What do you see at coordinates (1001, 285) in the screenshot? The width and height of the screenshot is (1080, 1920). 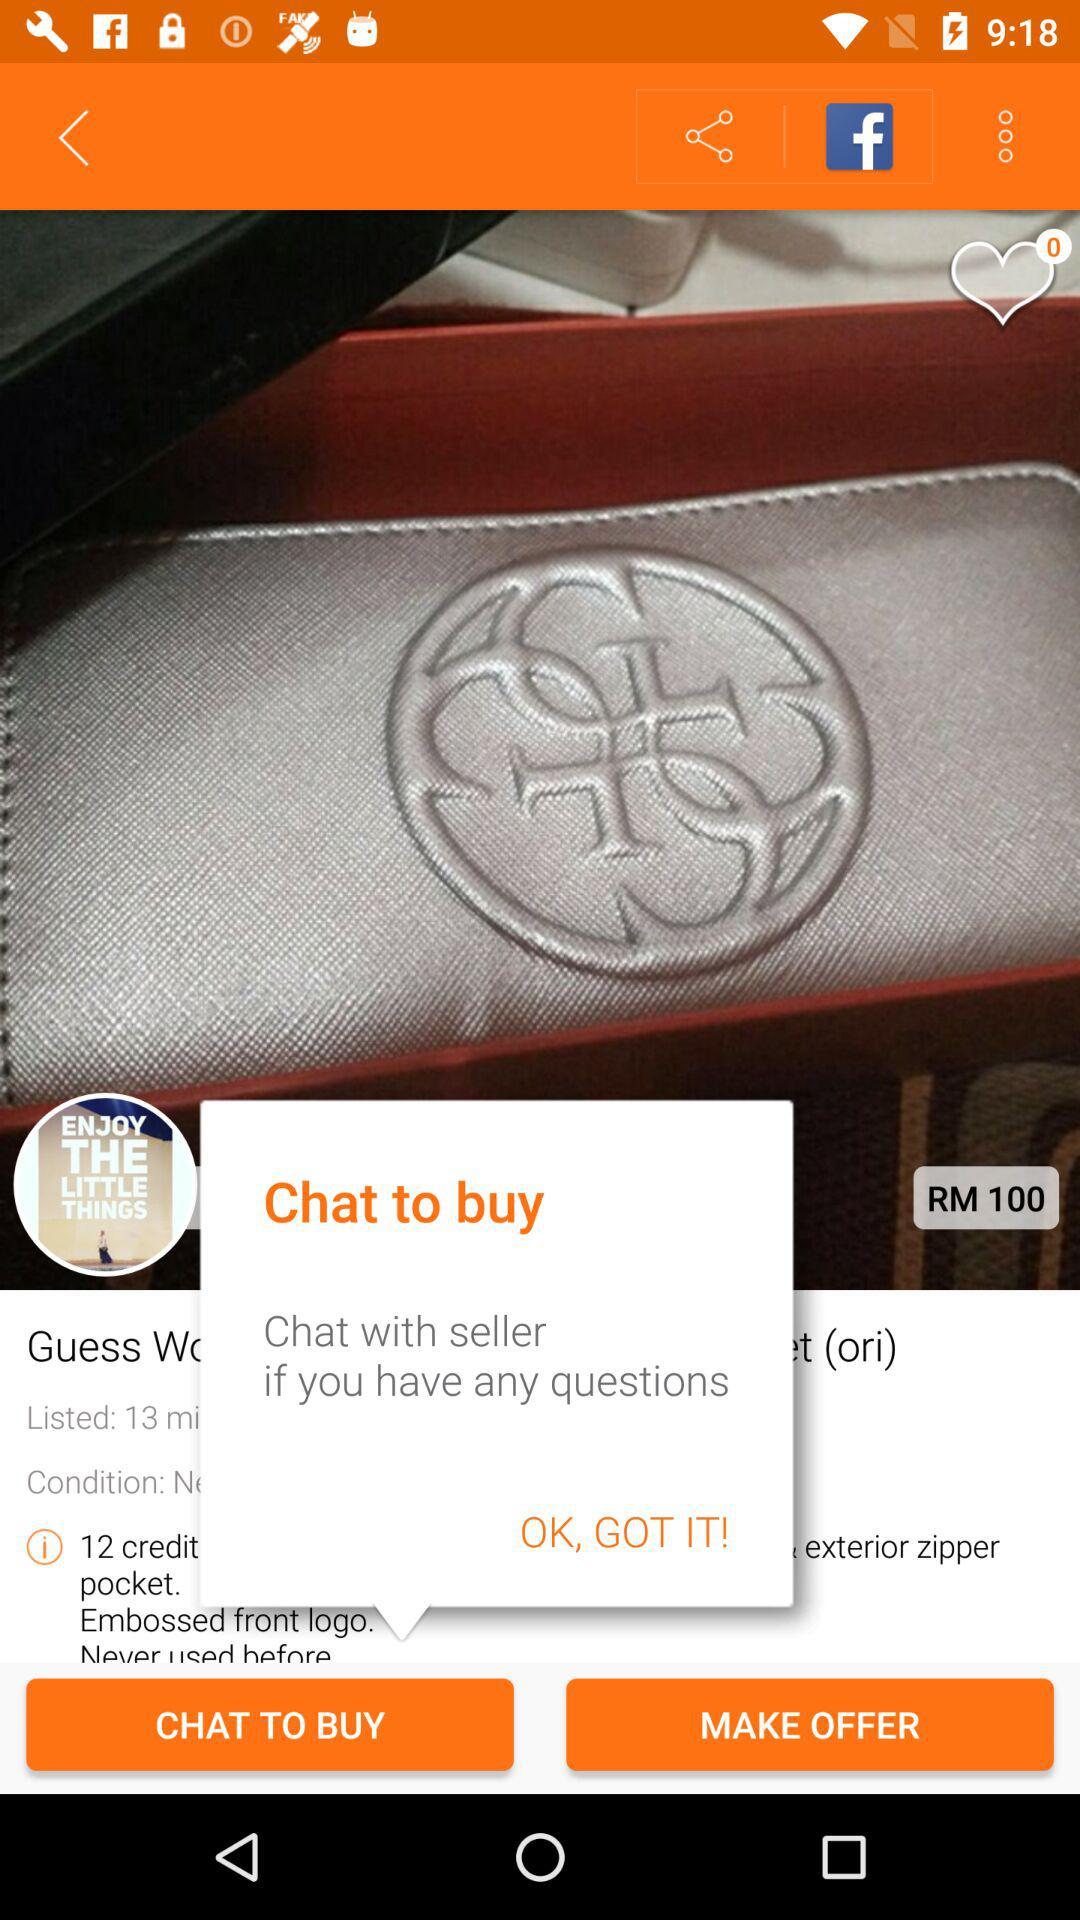 I see `the favorite icon` at bounding box center [1001, 285].